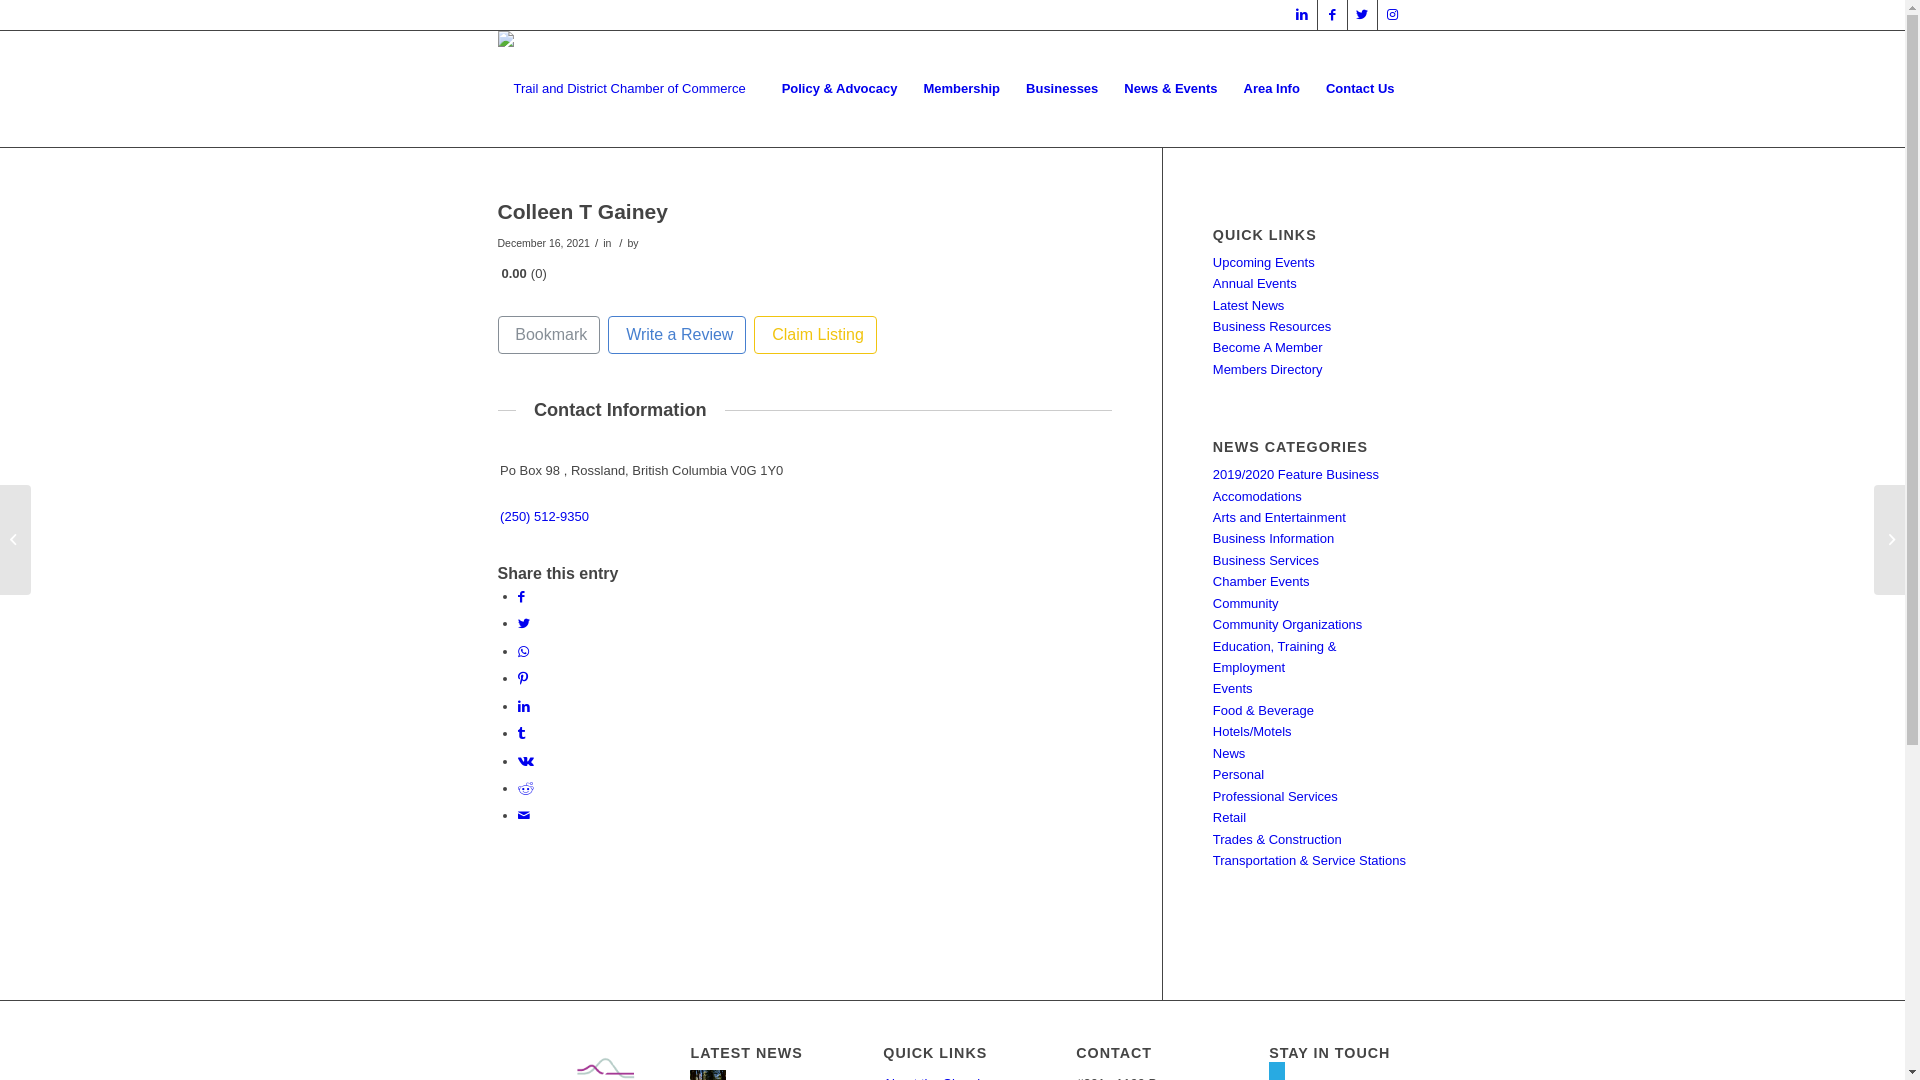  I want to click on 'Transportation & Service Stations', so click(1212, 859).